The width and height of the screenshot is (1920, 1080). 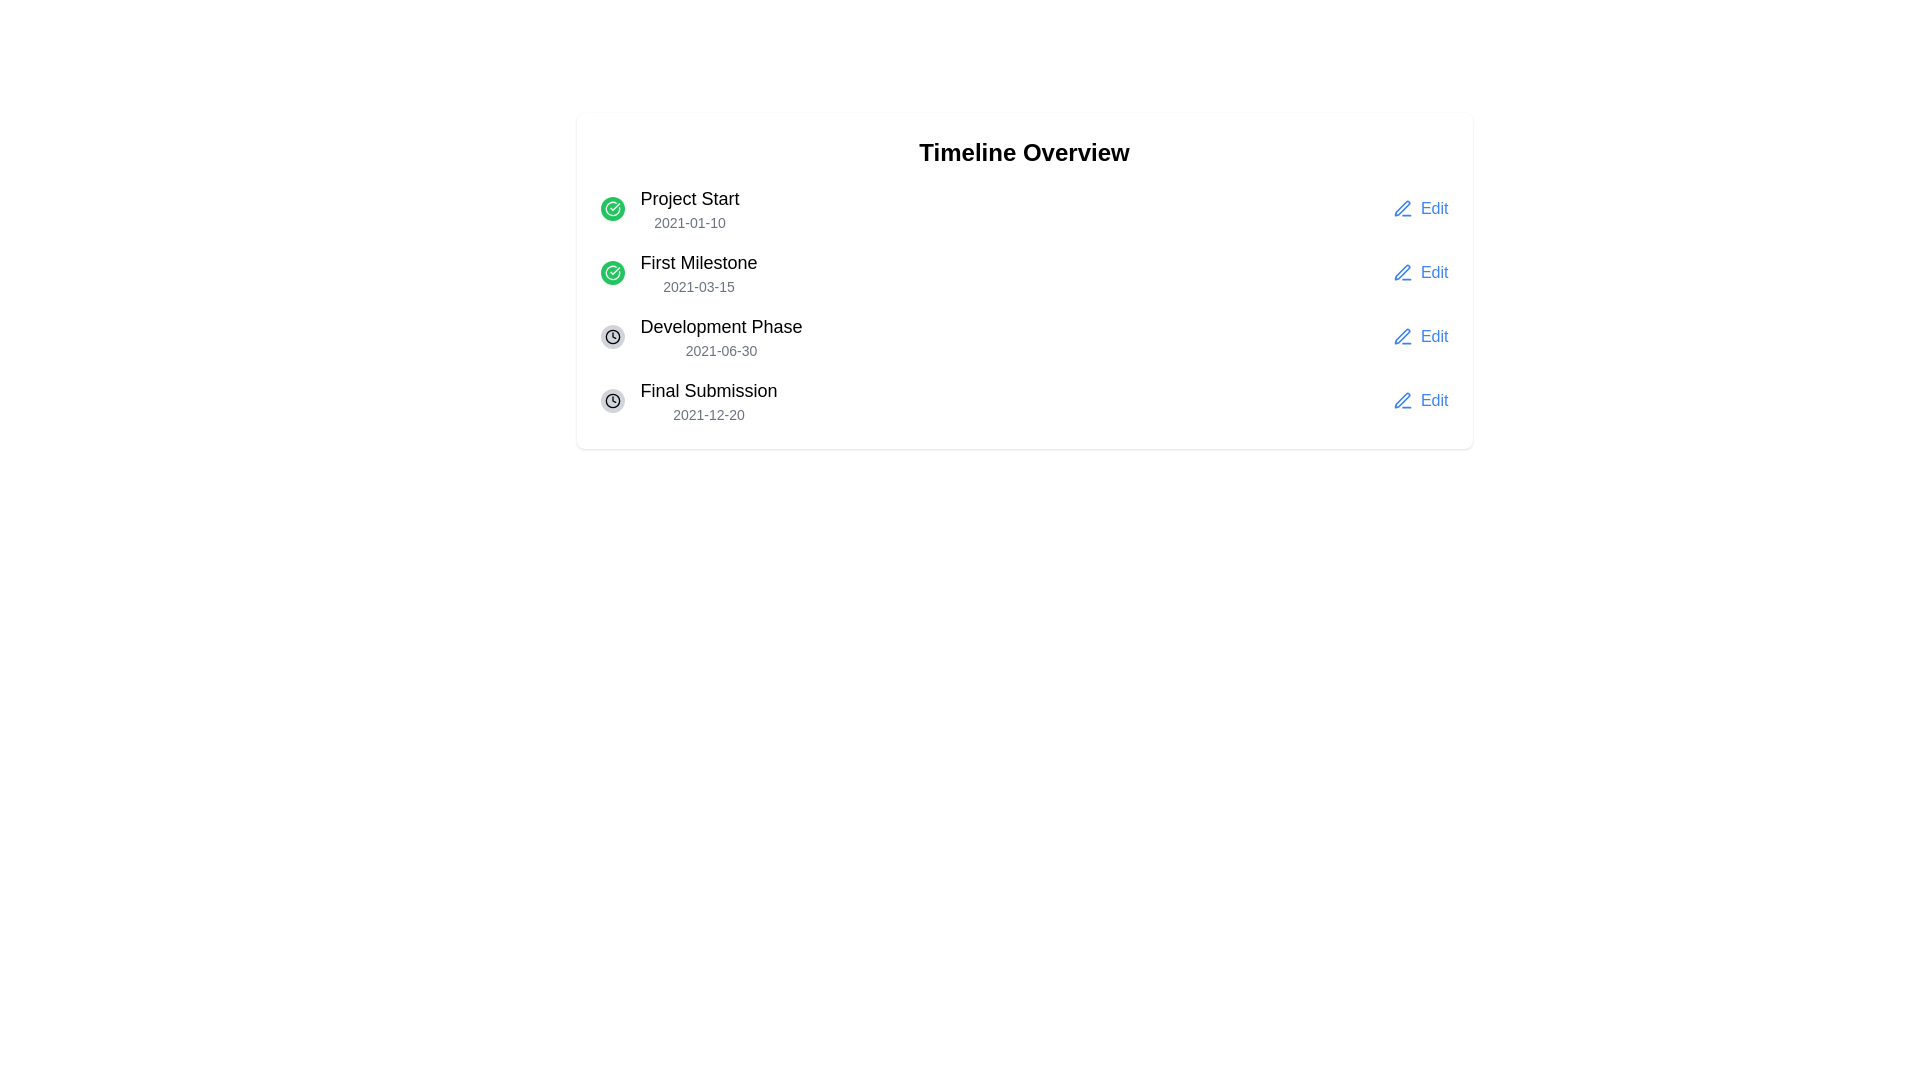 What do you see at coordinates (720, 350) in the screenshot?
I see `the Text label that displays the date for the 'Development Phase' entry in the timeline, located beneath the 'Development Phase' heading` at bounding box center [720, 350].